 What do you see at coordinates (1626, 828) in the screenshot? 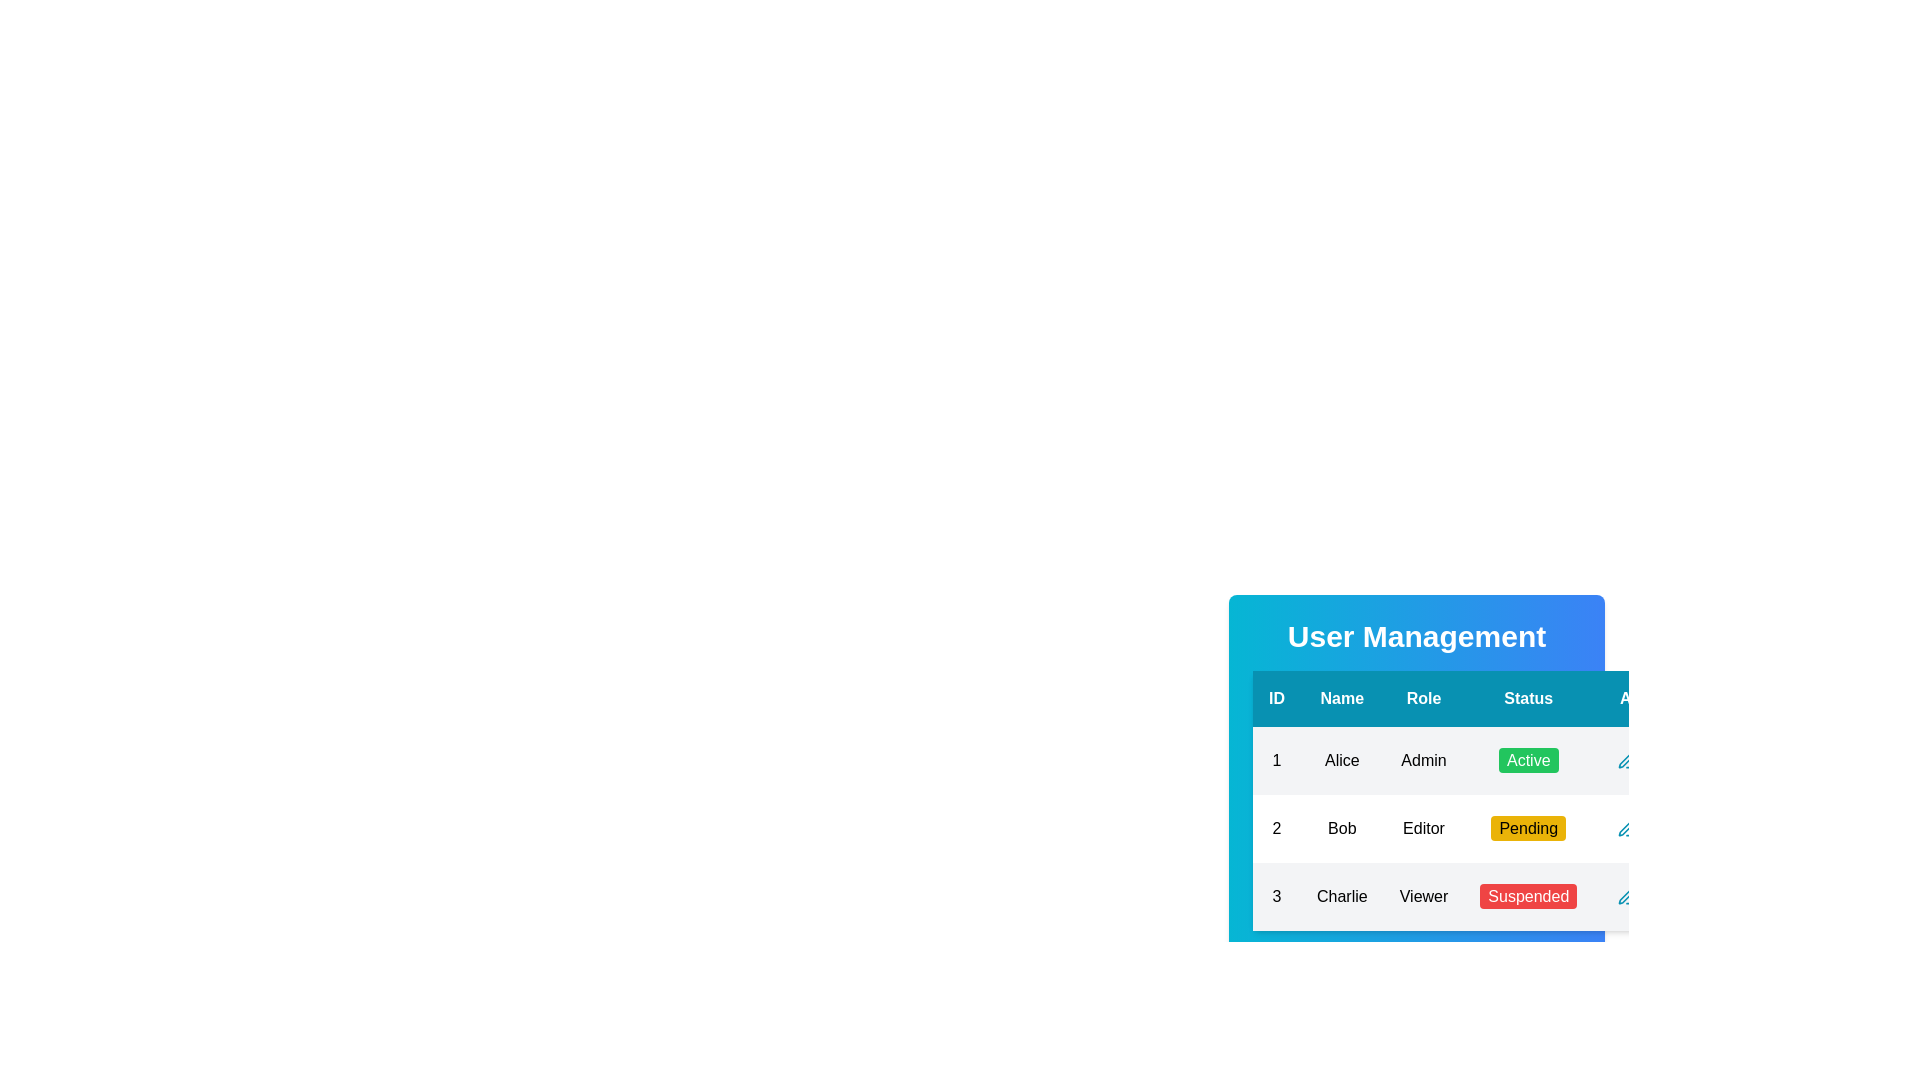
I see `the pen-shaped icon within the SVG element` at bounding box center [1626, 828].